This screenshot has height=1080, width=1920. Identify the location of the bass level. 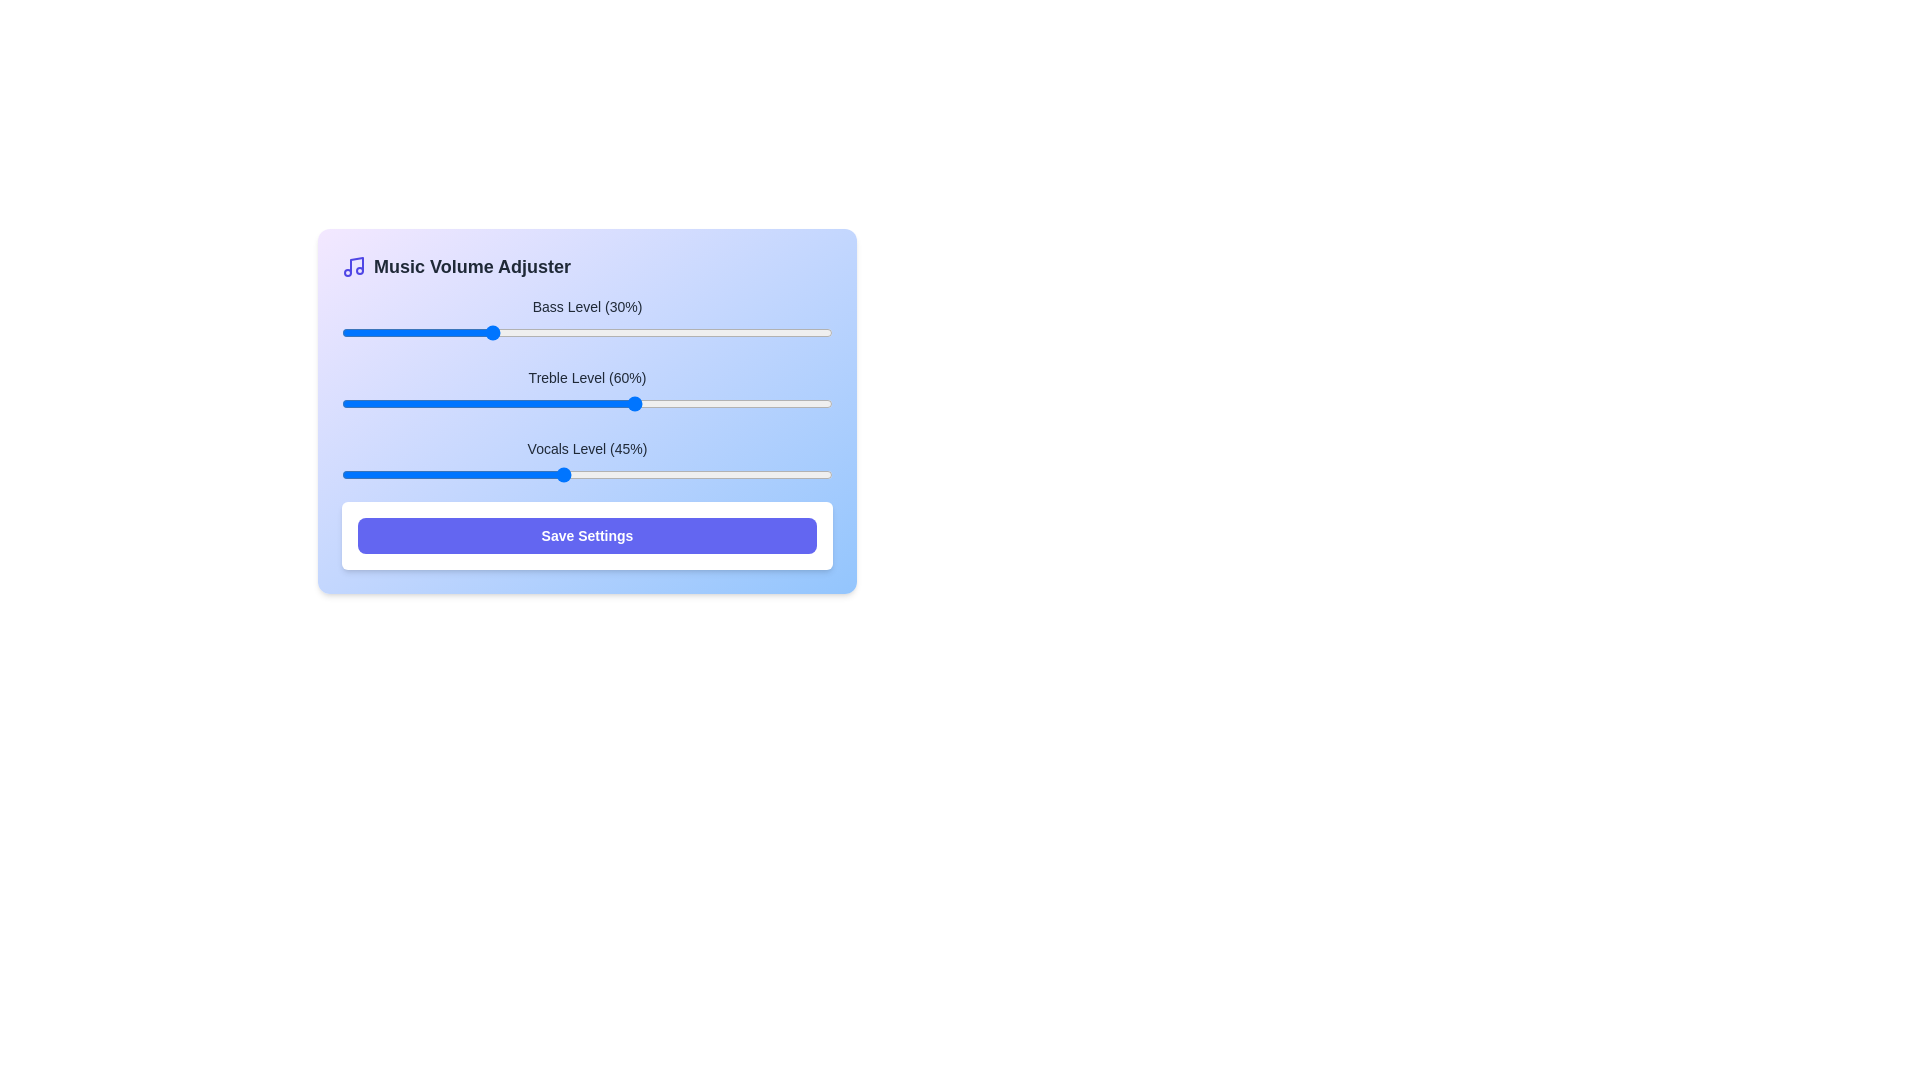
(700, 331).